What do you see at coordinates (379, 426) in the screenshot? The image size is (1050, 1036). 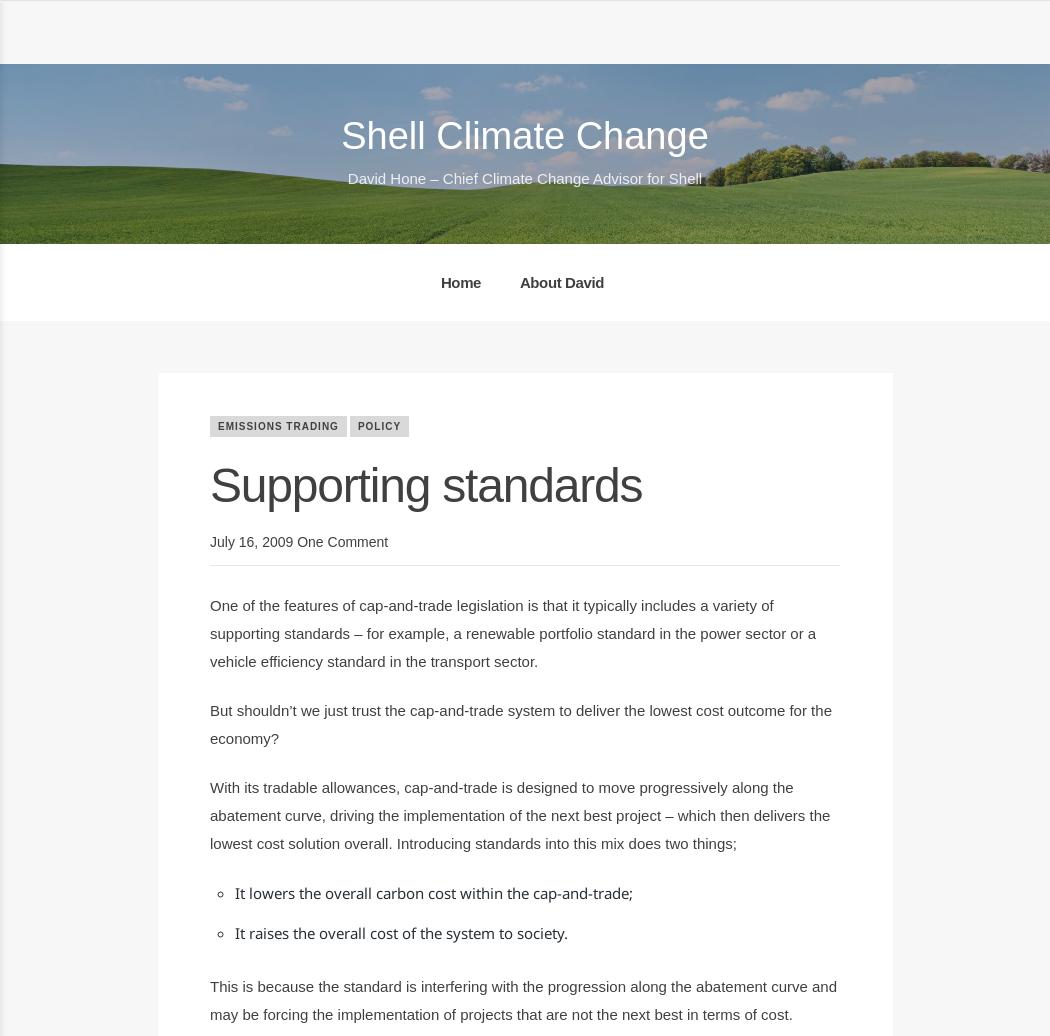 I see `'Policy'` at bounding box center [379, 426].